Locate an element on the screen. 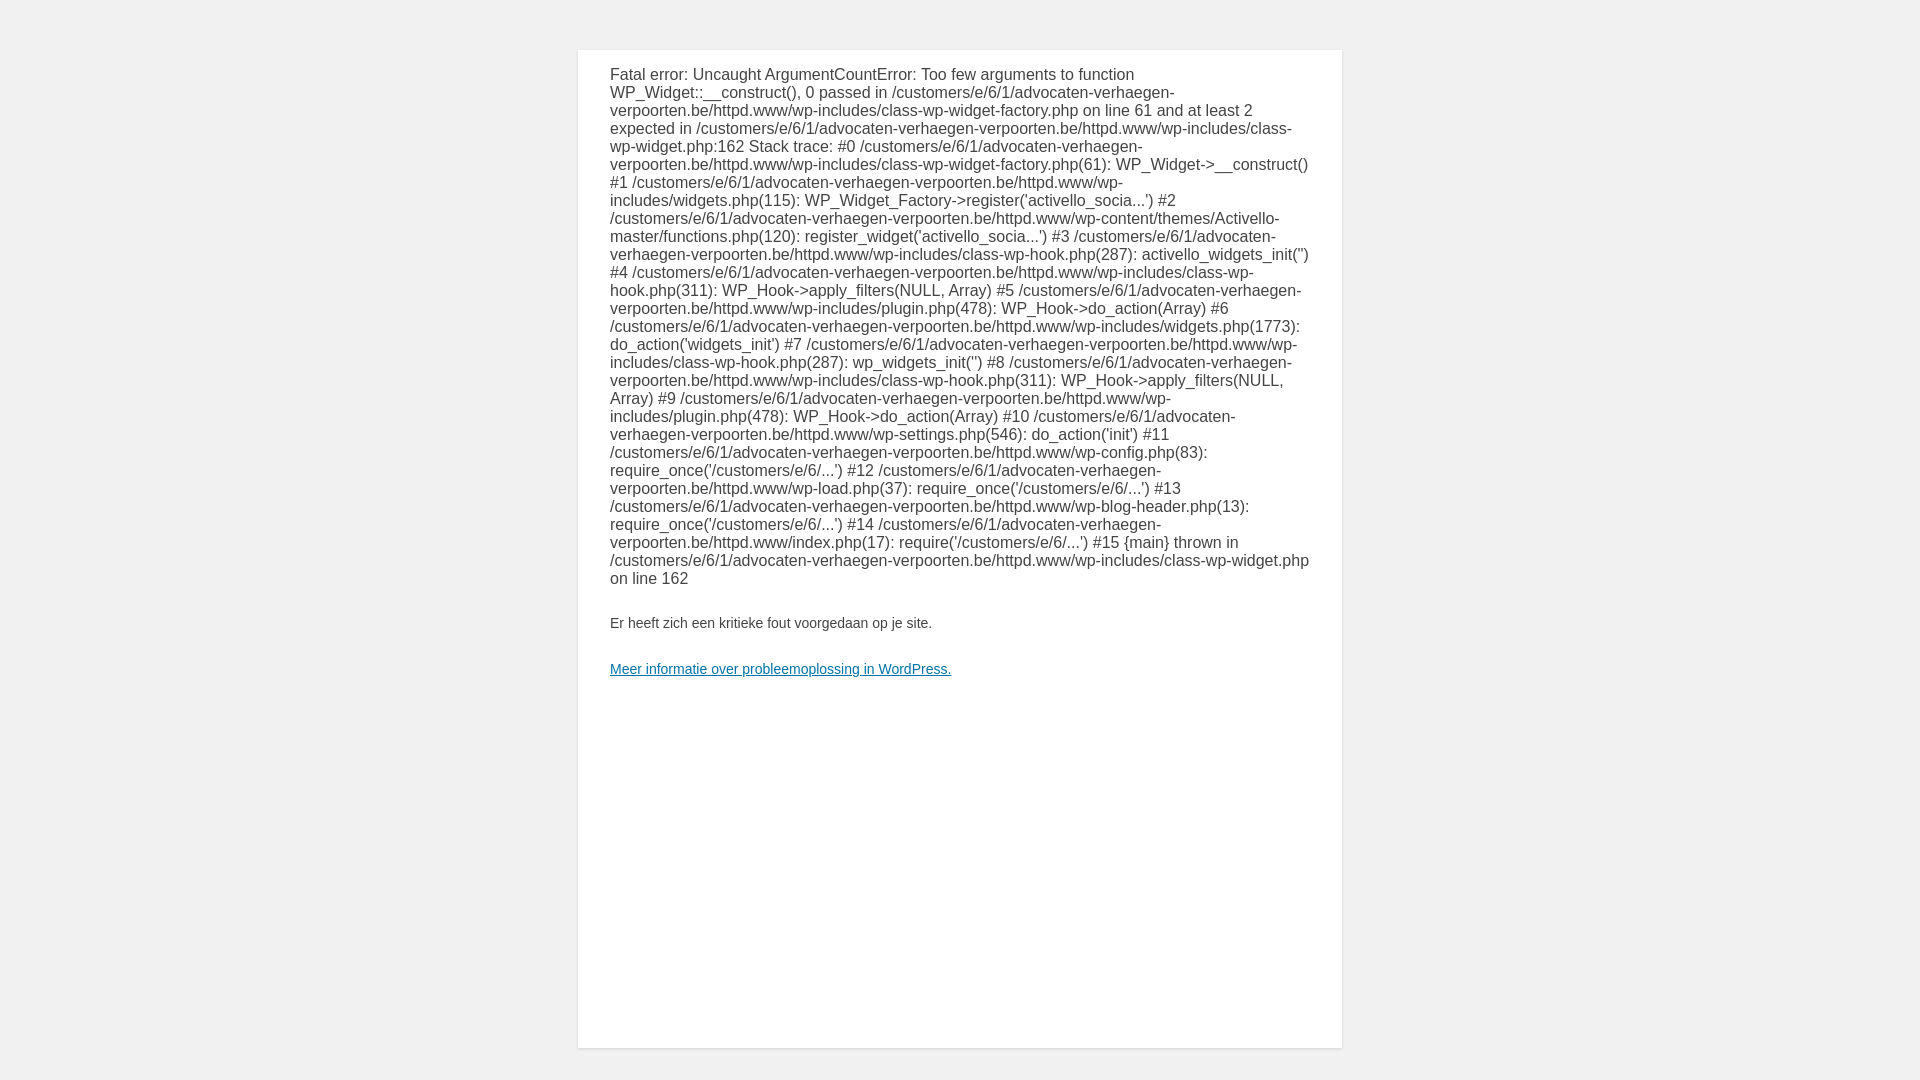 The image size is (1920, 1080). 'Meer informatie over probleemoplossing in WordPress.' is located at coordinates (779, 668).